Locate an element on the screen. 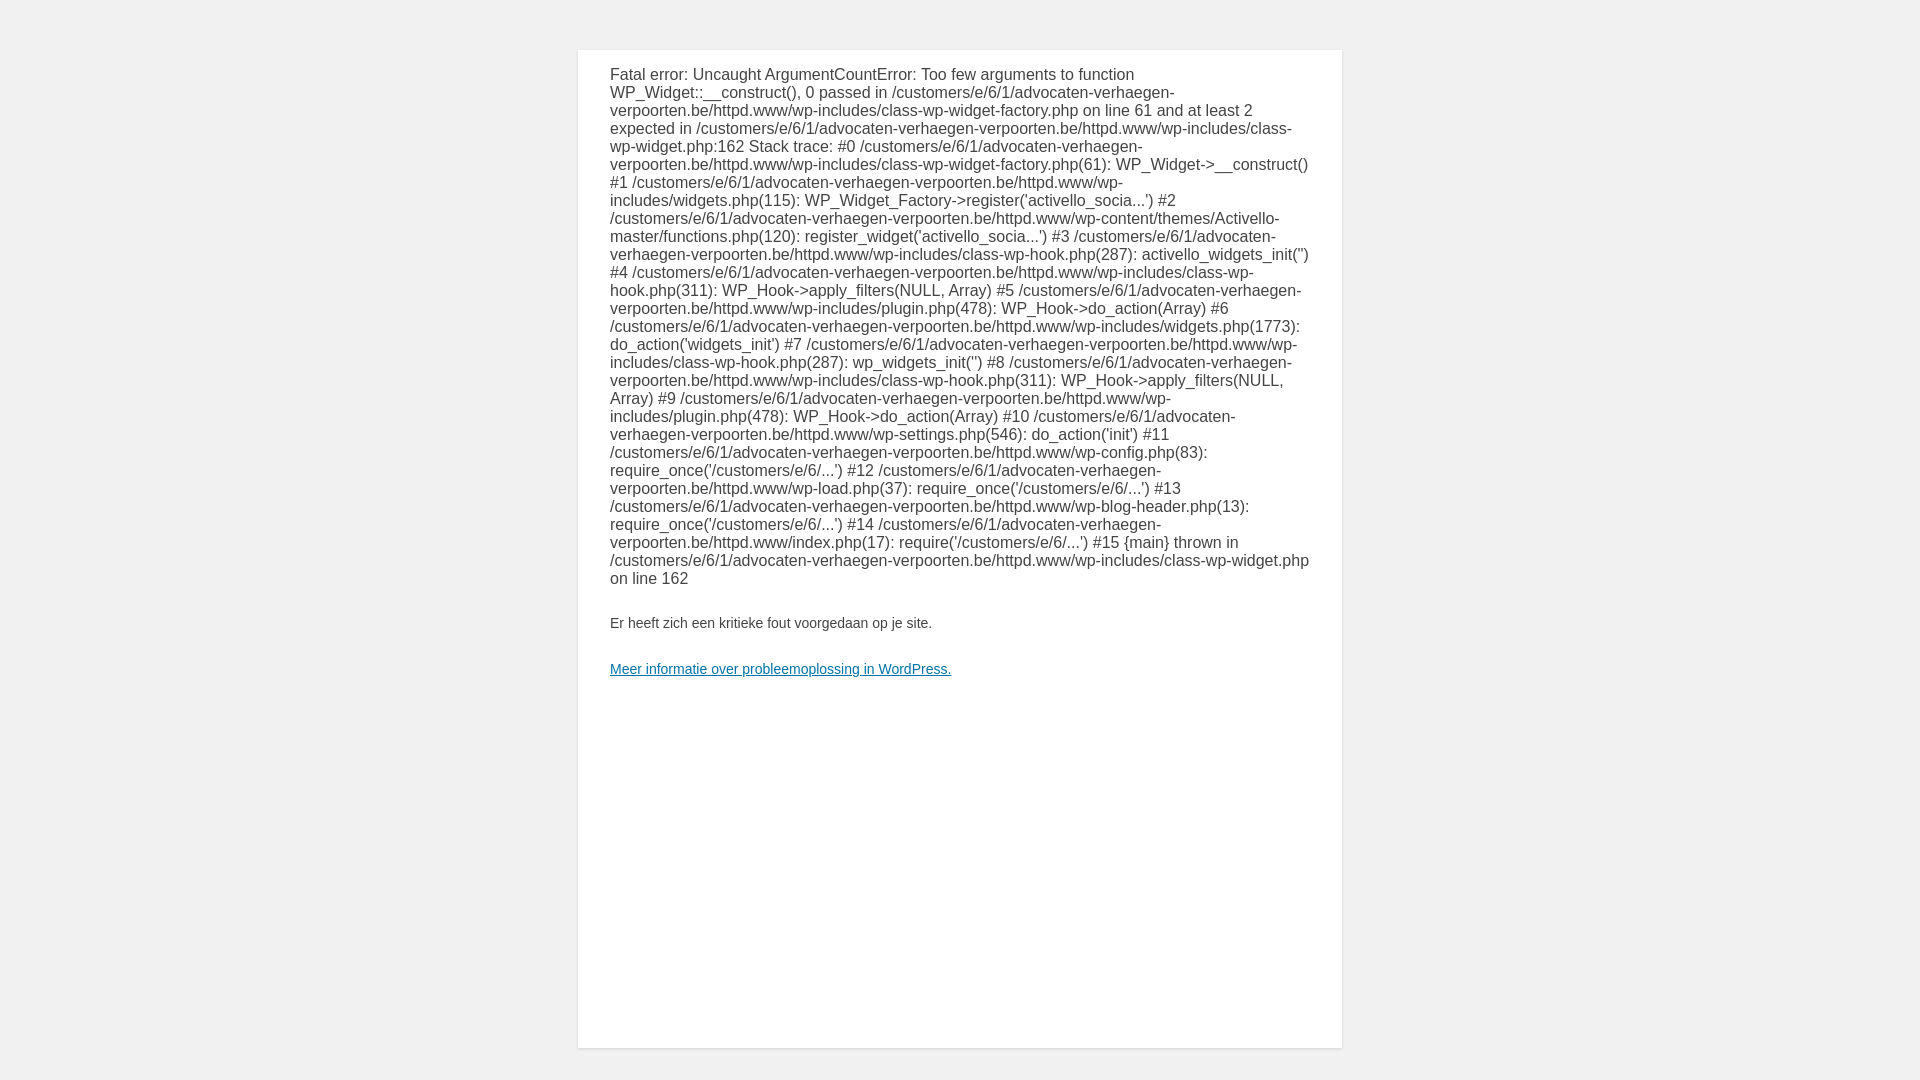 The image size is (1920, 1080). 'Meer informatie over probleemoplossing in WordPress.' is located at coordinates (779, 668).